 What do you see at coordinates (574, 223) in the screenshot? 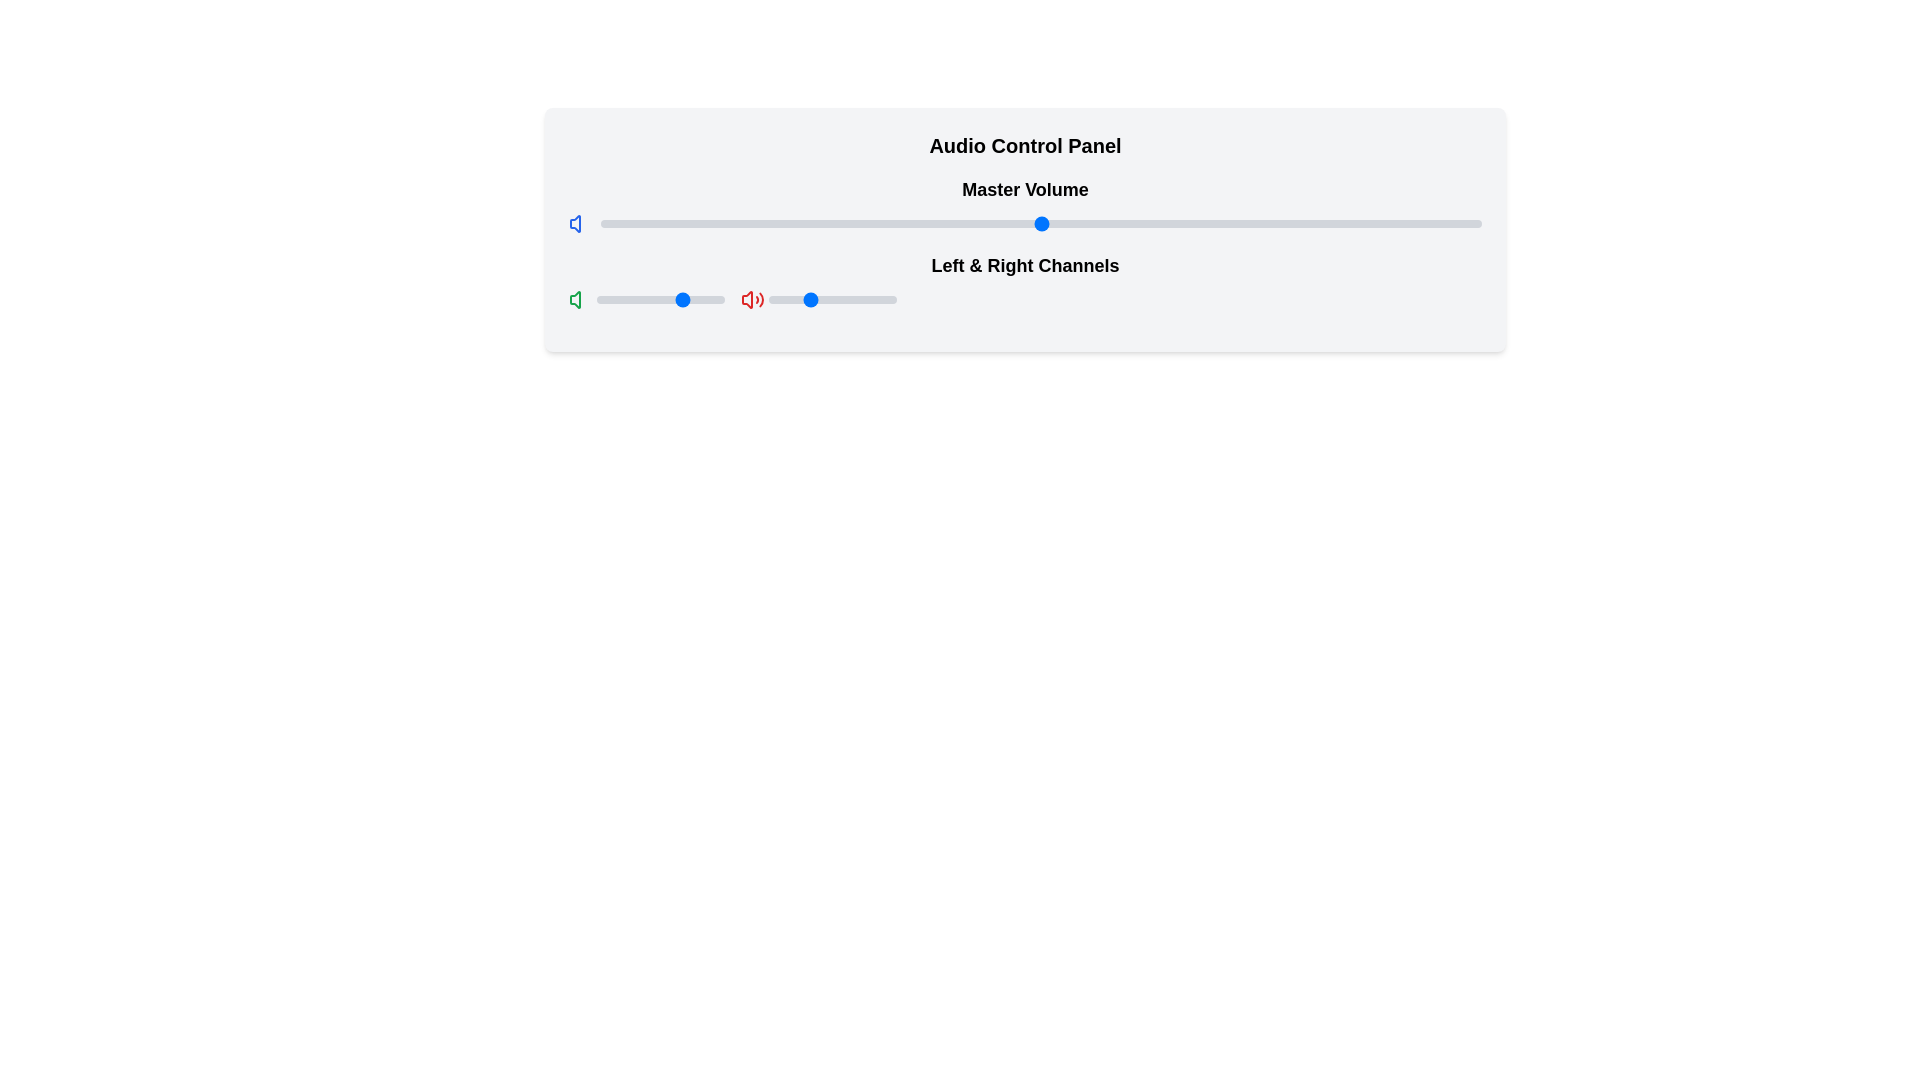
I see `the speaker icon in the audio control panel, which is the second icon in the row below the 'Left & Right Channels' label, to interact with it` at bounding box center [574, 223].